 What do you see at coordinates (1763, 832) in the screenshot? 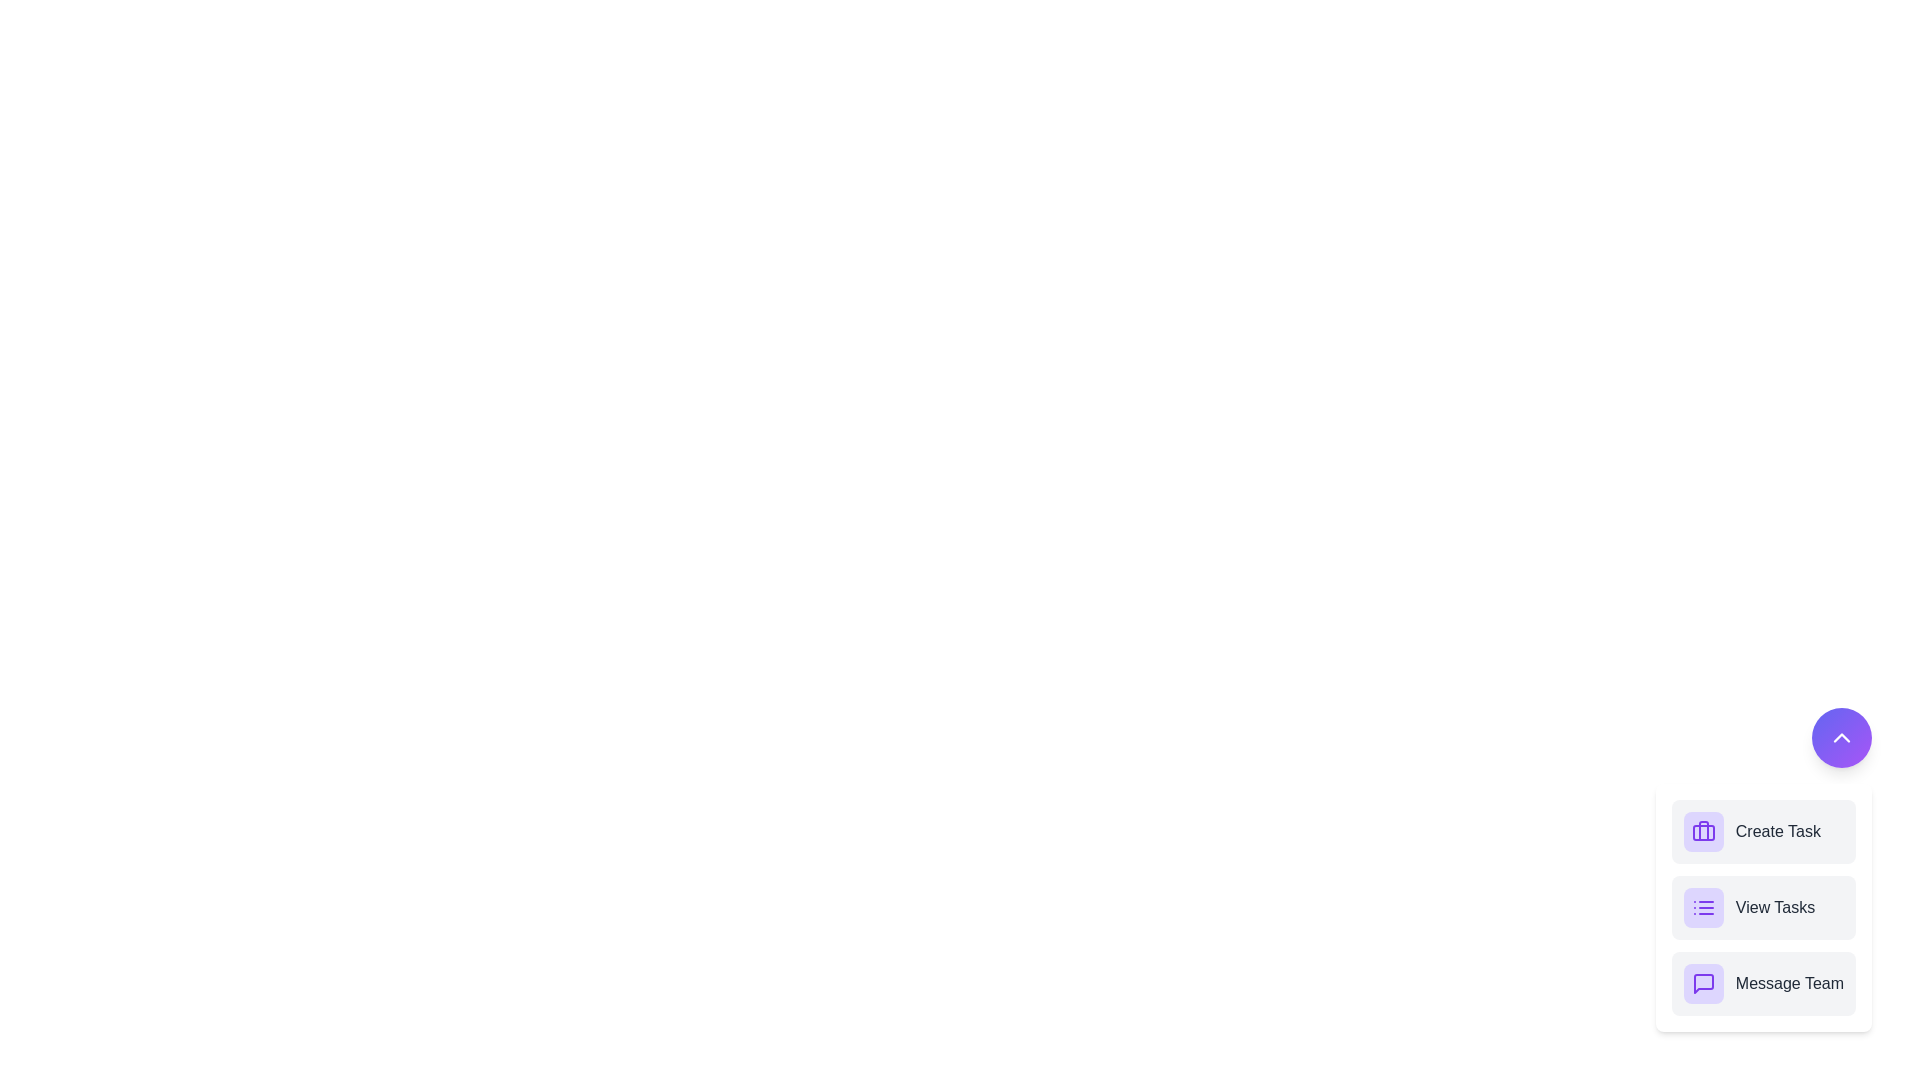
I see `the 'Create Task' button` at bounding box center [1763, 832].